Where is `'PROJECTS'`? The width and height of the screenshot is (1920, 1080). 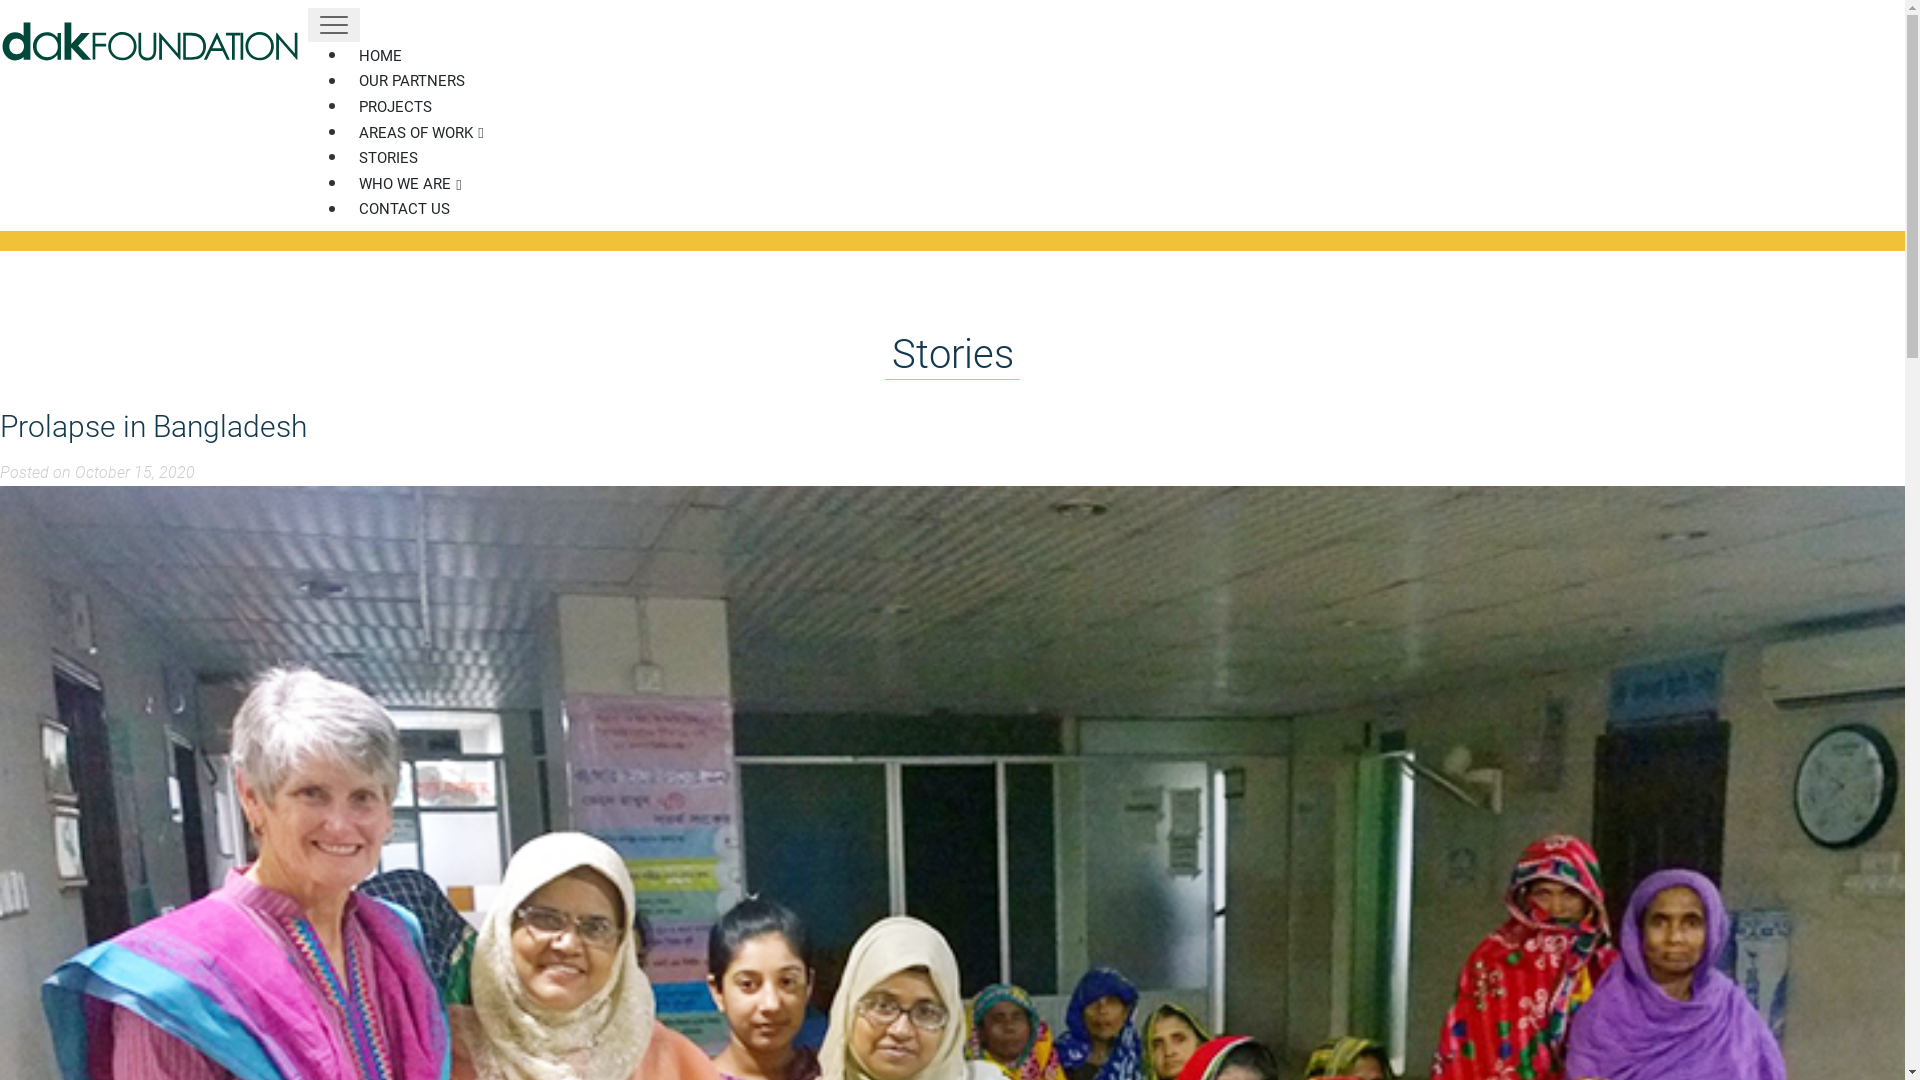 'PROJECTS' is located at coordinates (395, 107).